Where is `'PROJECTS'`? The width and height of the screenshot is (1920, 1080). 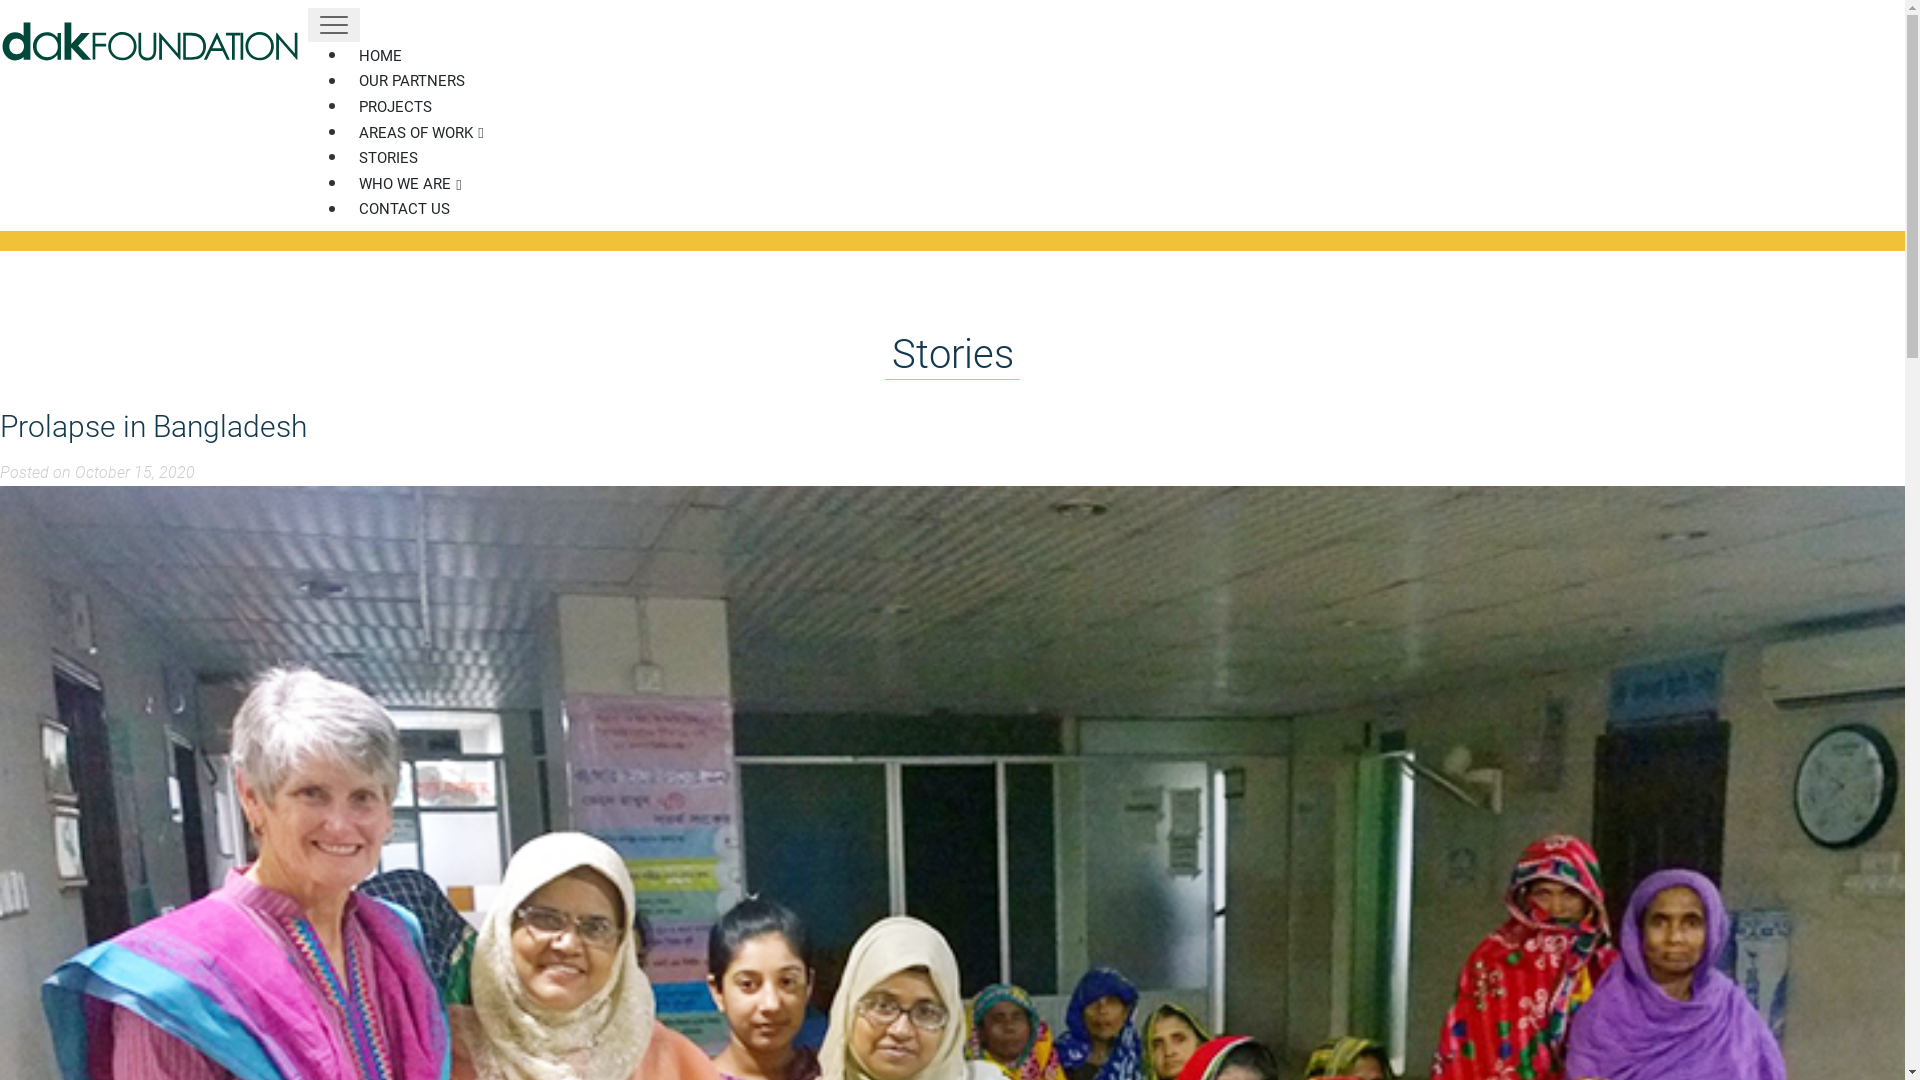 'PROJECTS' is located at coordinates (395, 107).